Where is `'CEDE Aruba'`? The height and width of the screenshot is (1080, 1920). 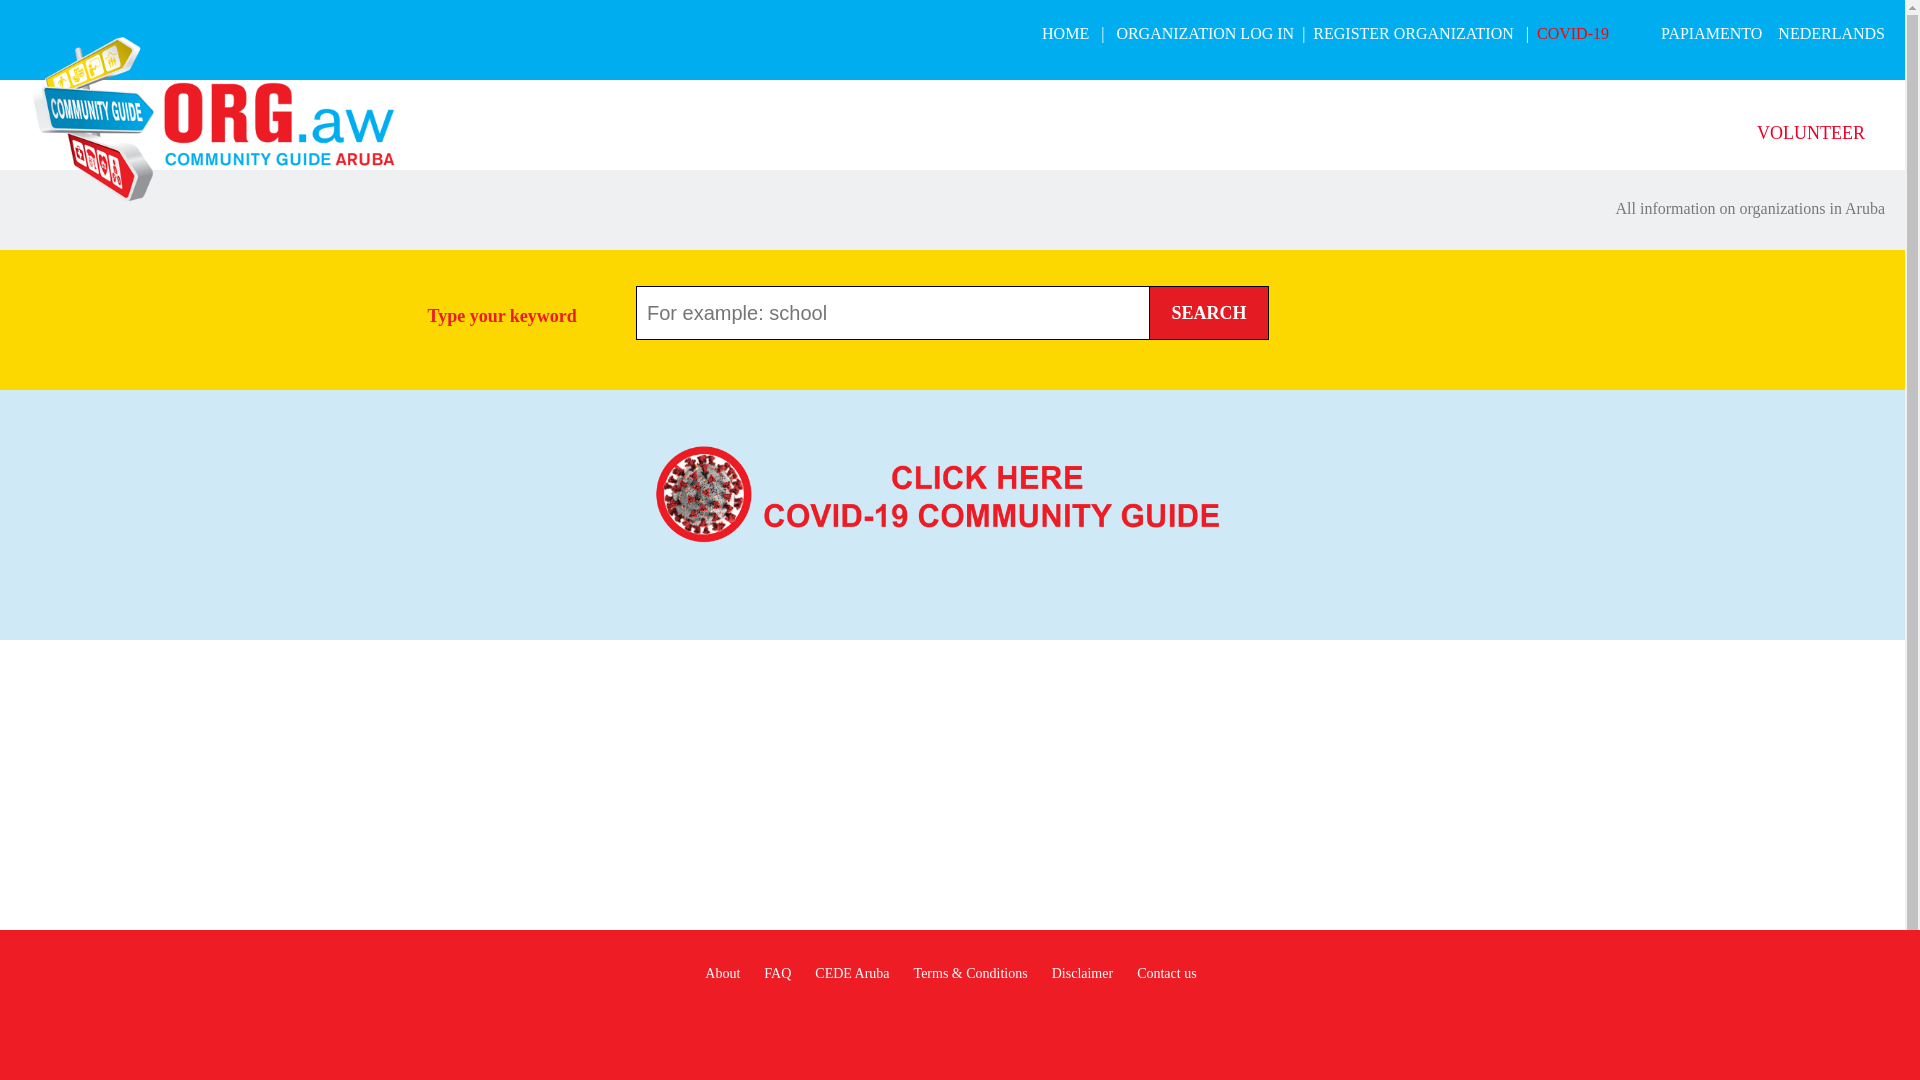
'CEDE Aruba' is located at coordinates (851, 972).